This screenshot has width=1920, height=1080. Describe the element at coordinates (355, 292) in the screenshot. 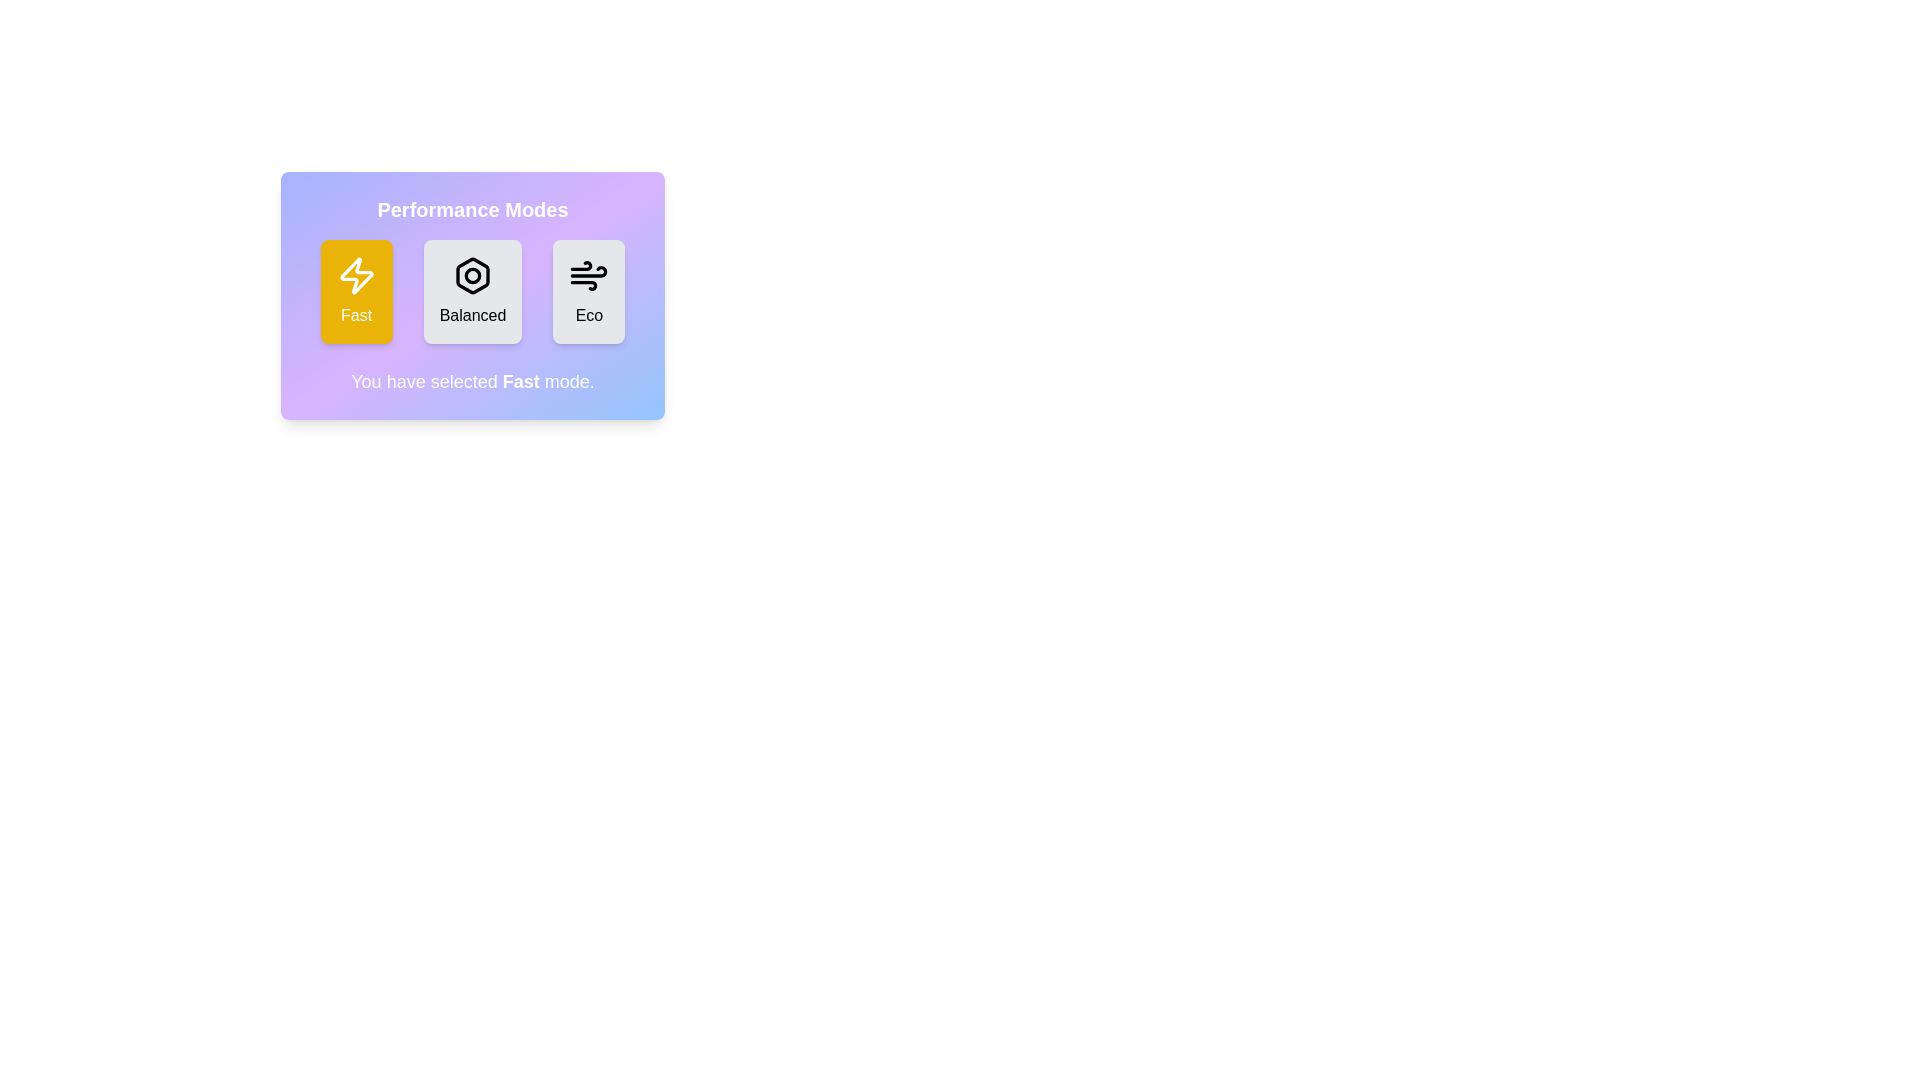

I see `the mode by clicking on the corresponding button. The parameter Fast specifies the mode to select, which can be 'Fast', 'Balanced', or 'Eco'` at that location.